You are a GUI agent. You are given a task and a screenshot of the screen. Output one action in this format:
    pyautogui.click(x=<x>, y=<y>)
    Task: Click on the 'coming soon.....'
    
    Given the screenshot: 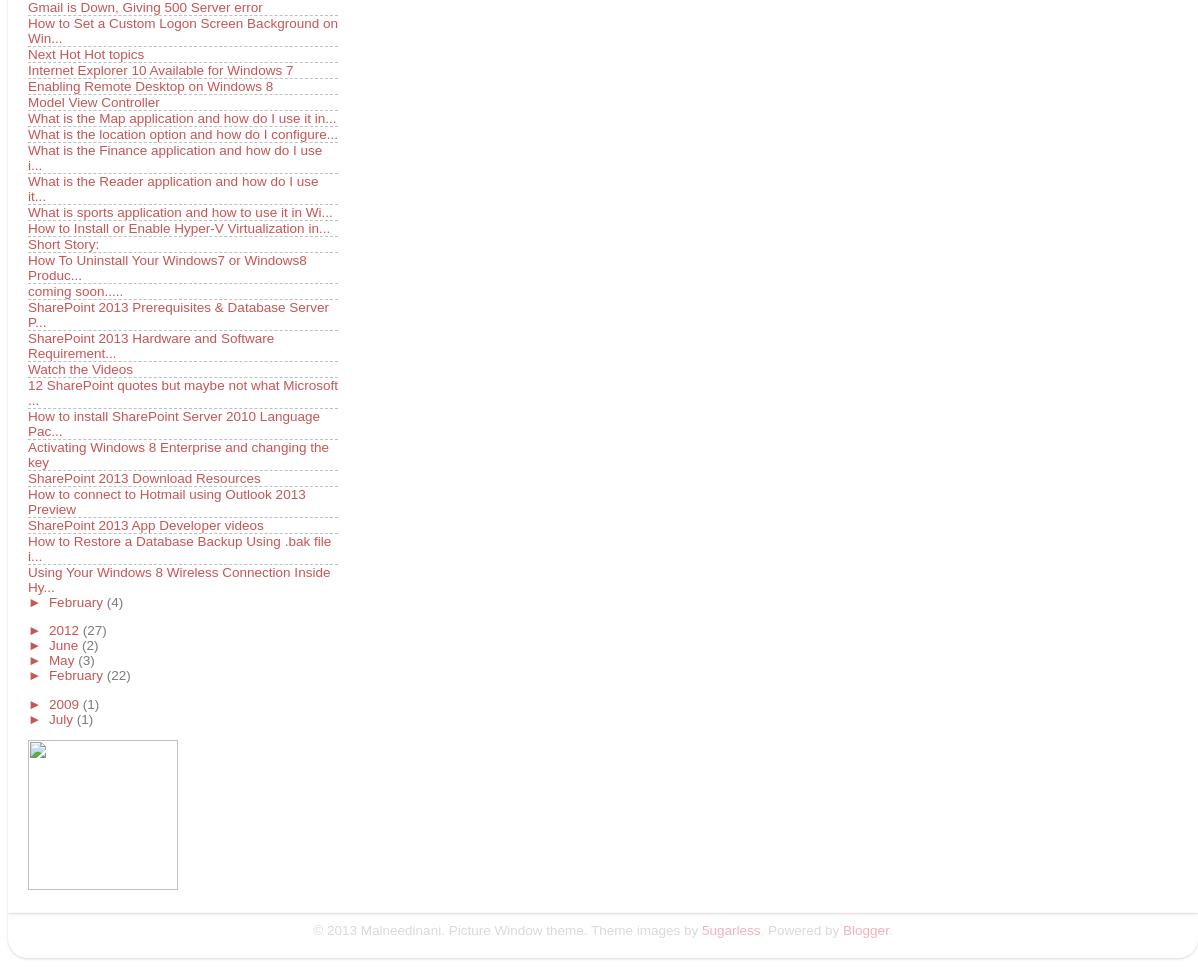 What is the action you would take?
    pyautogui.click(x=75, y=290)
    